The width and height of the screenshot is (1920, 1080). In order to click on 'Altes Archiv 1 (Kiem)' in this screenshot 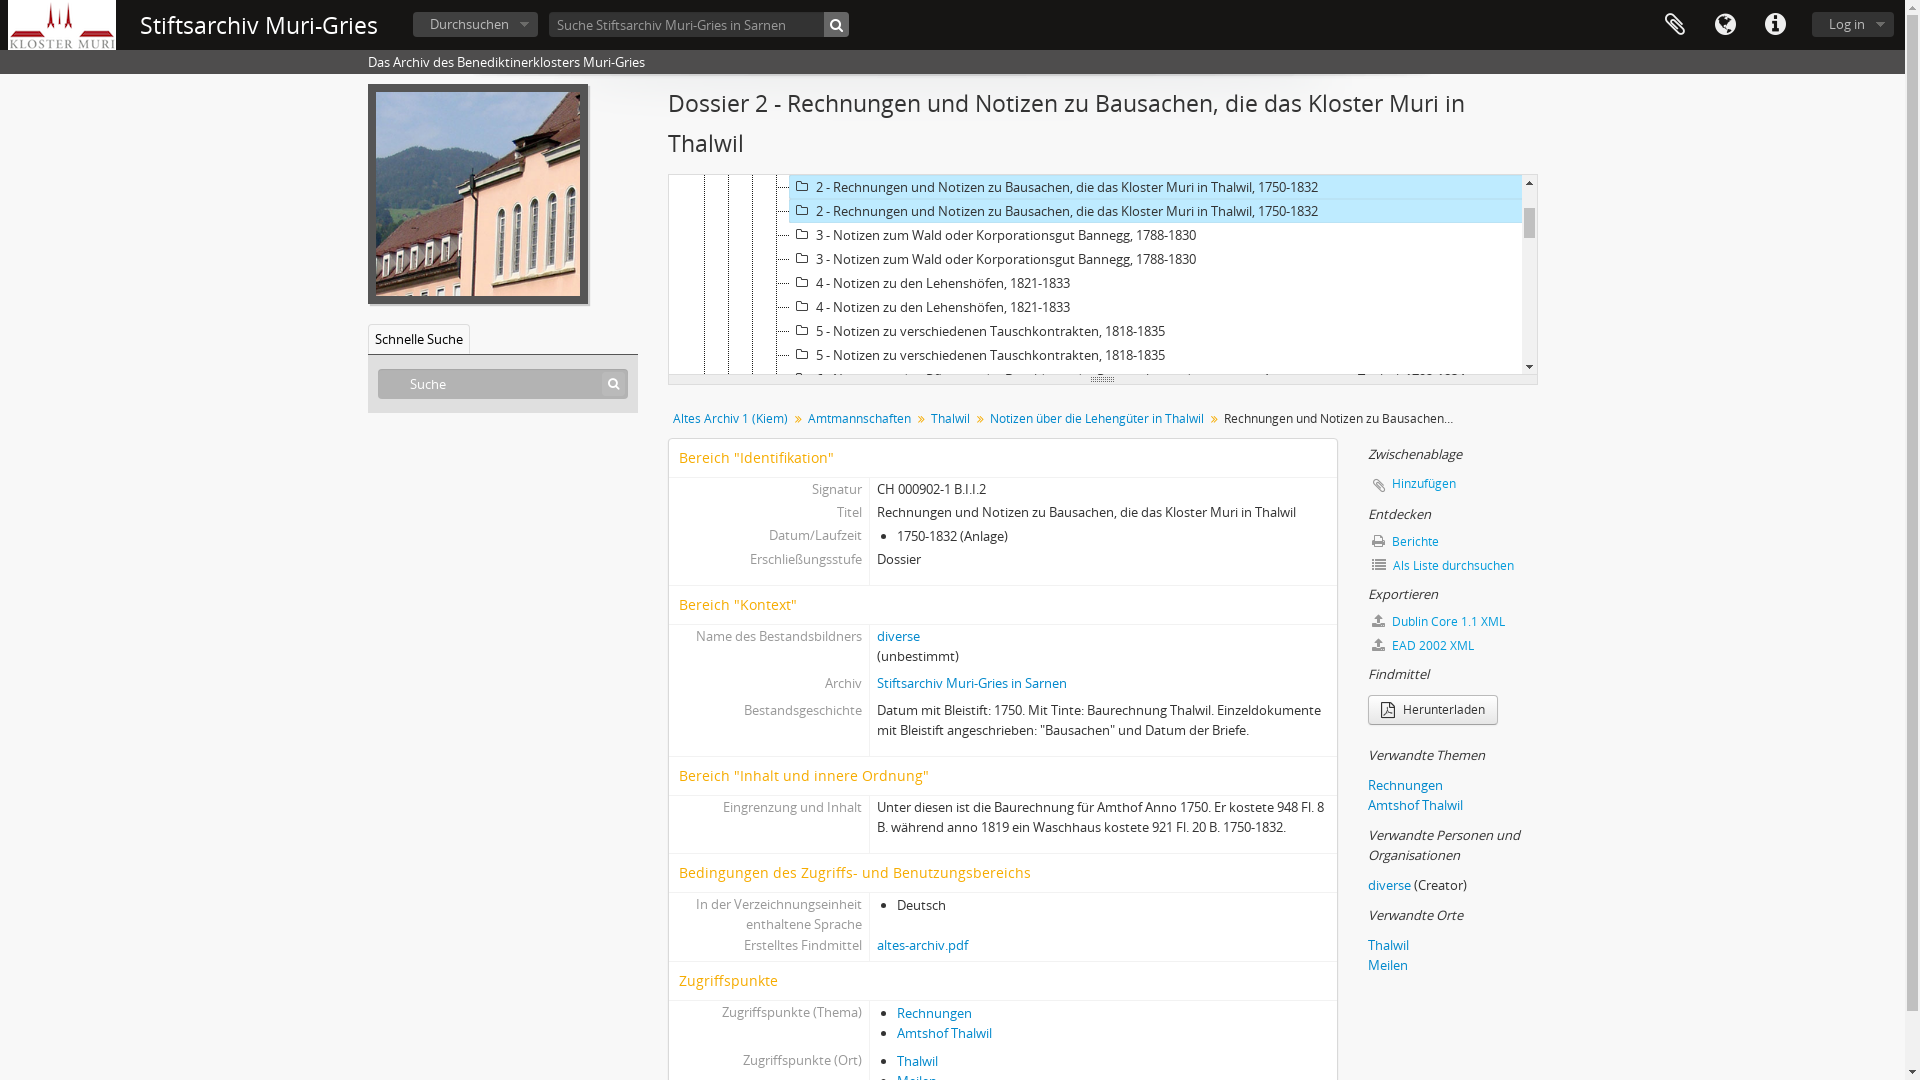, I will do `click(729, 418)`.